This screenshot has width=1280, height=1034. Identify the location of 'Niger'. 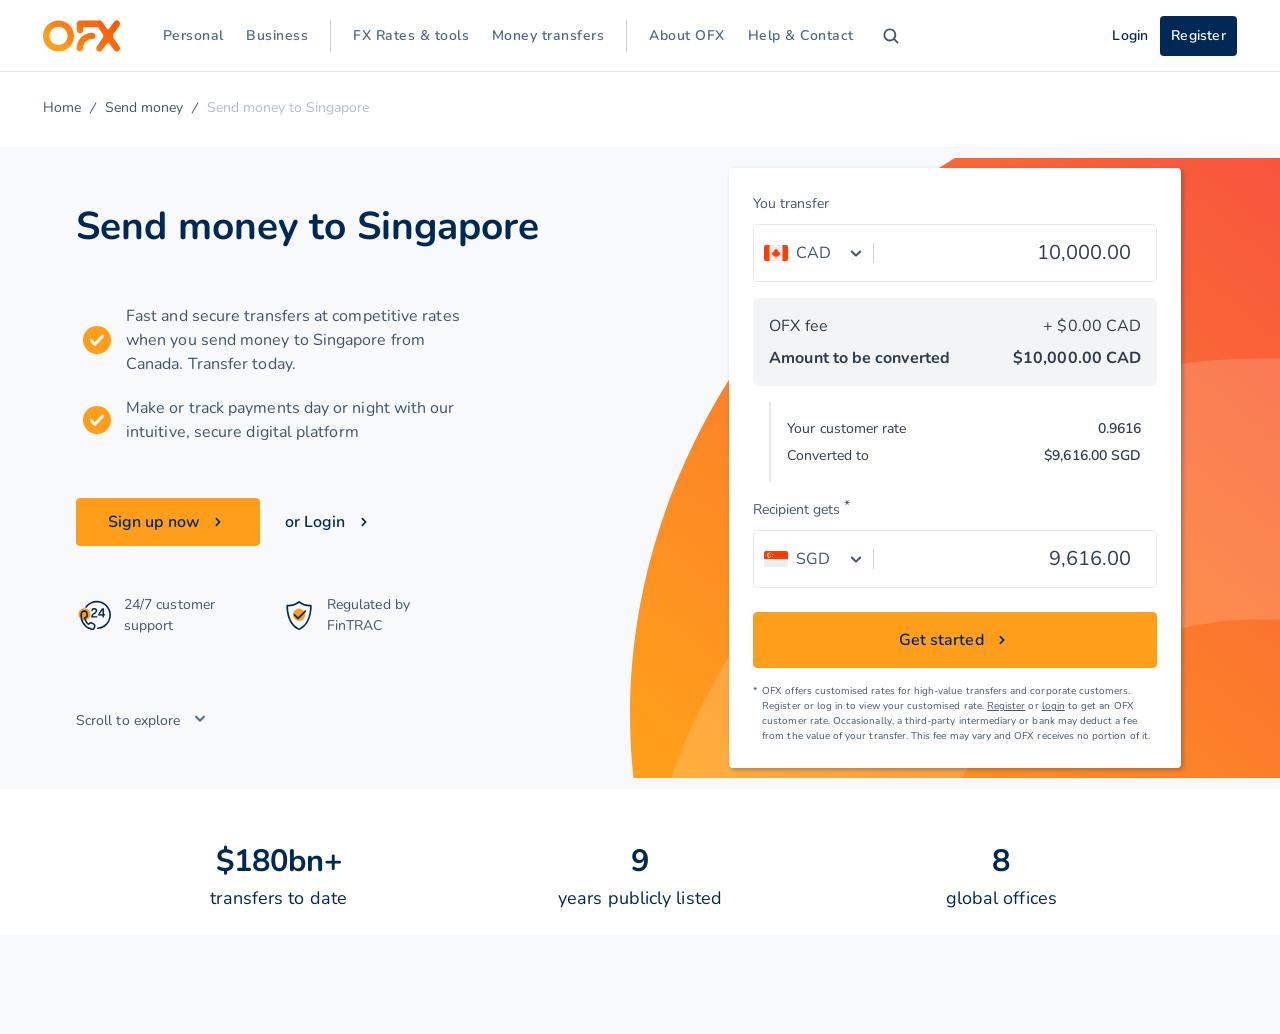
(692, 657).